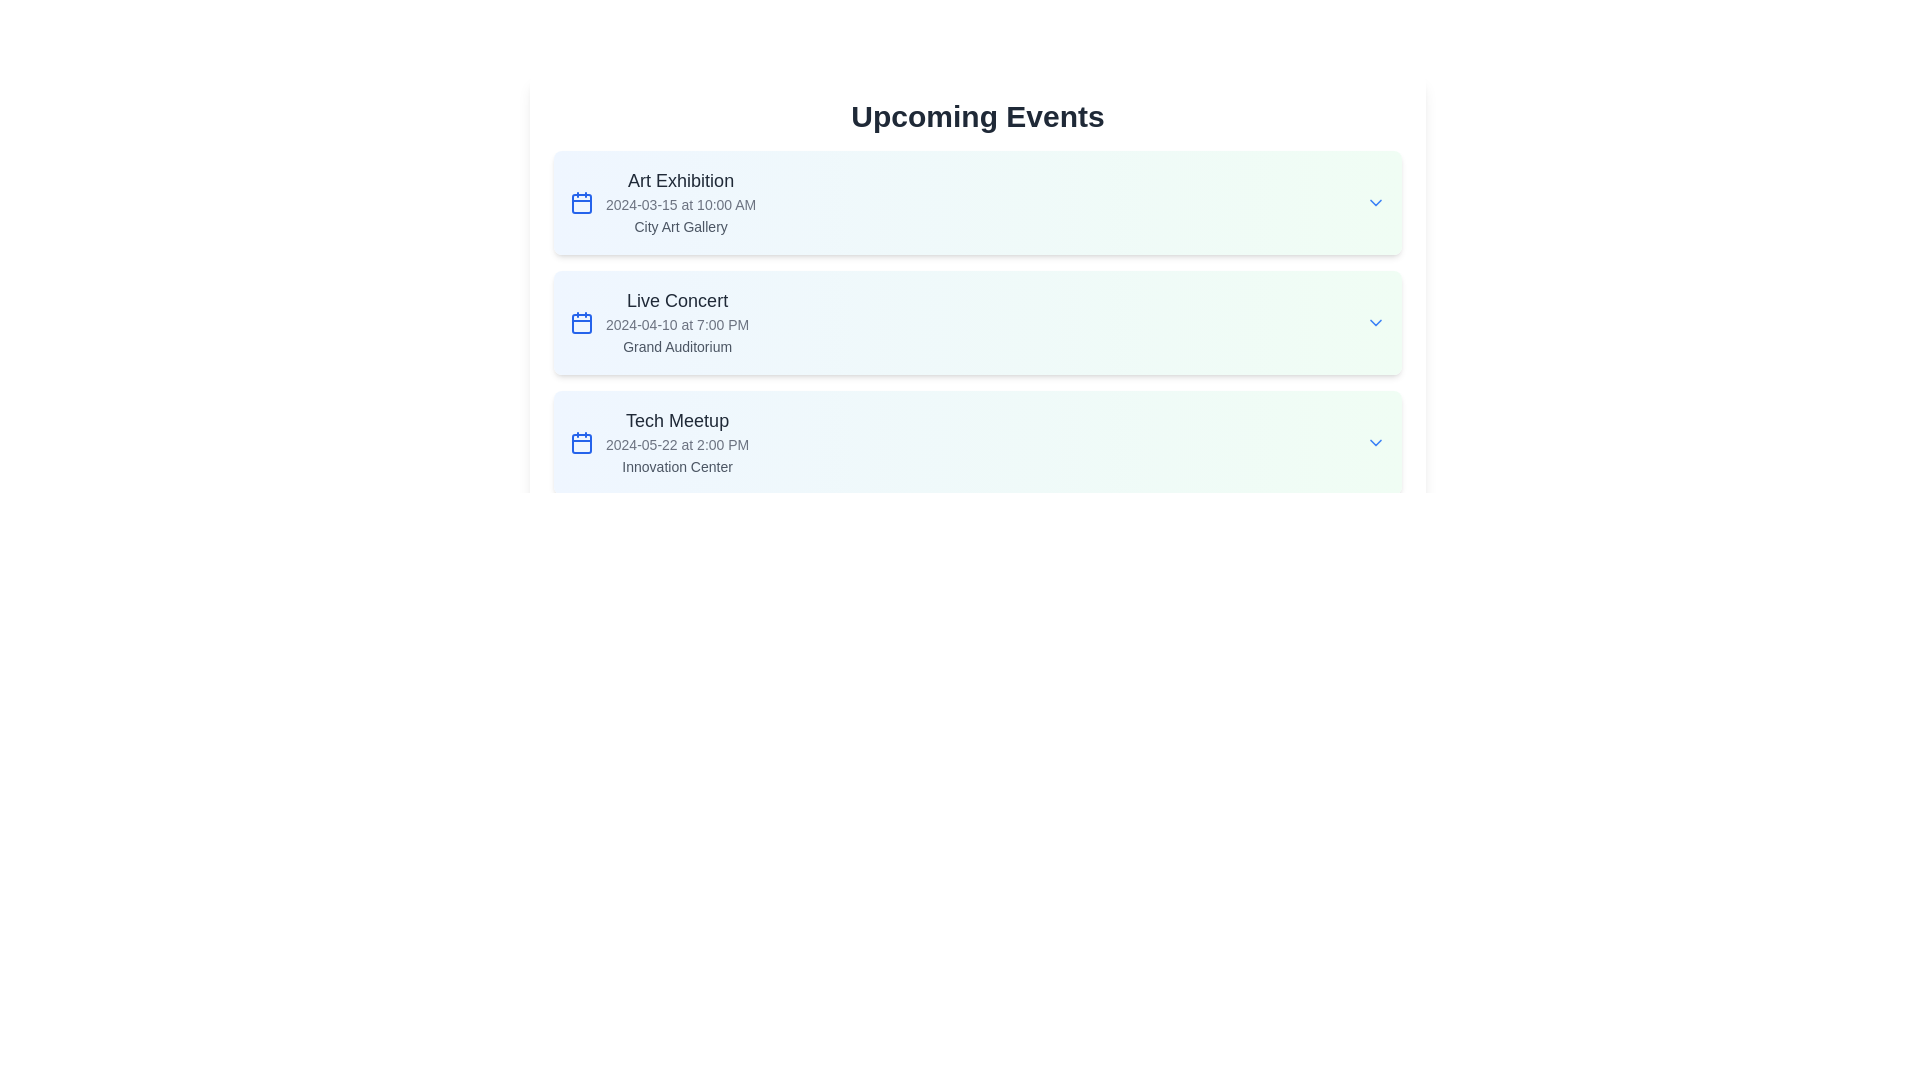 This screenshot has height=1080, width=1920. Describe the element at coordinates (663, 203) in the screenshot. I see `the non-interactive Text and Icon Group that conveys critical details about an upcoming event, located in the first event card of the 'Upcoming Events' list` at that location.